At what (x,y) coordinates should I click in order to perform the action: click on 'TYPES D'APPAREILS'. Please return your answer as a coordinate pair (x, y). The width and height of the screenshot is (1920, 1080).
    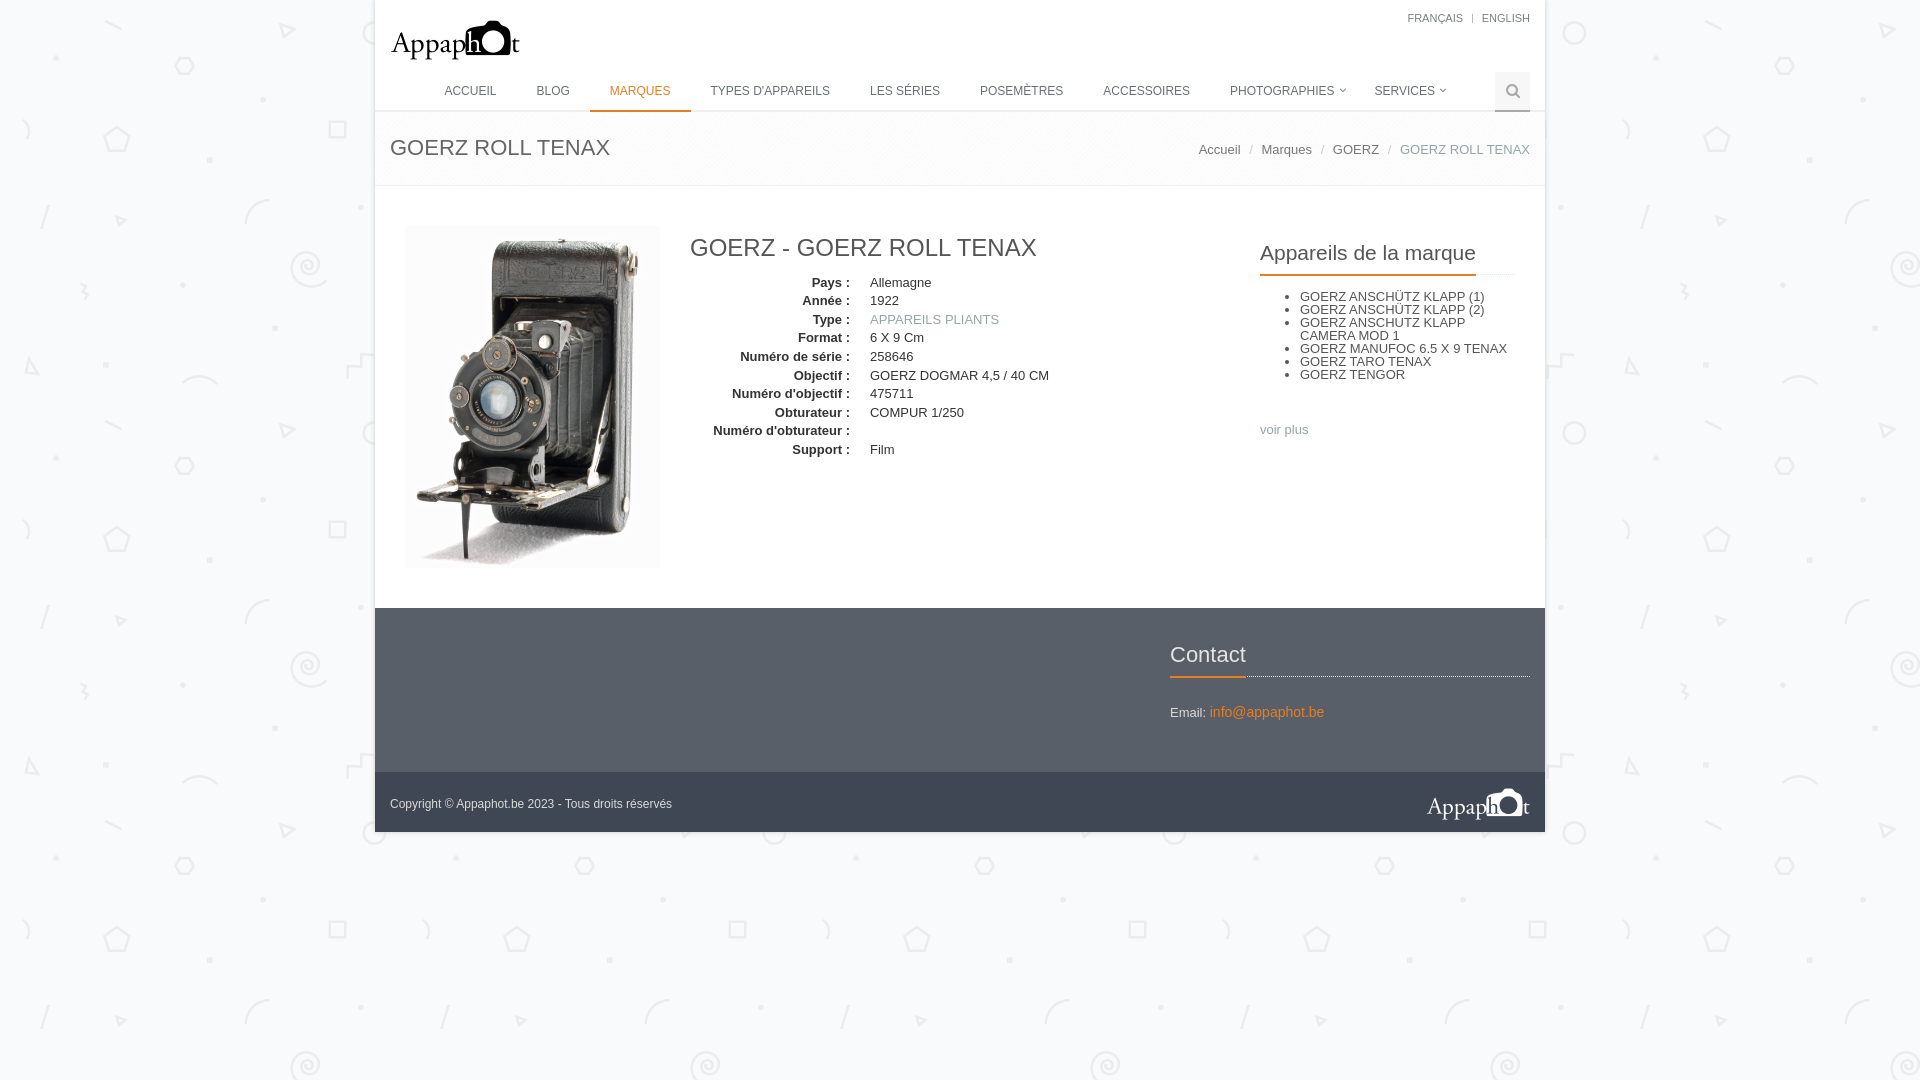
    Looking at the image, I should click on (769, 92).